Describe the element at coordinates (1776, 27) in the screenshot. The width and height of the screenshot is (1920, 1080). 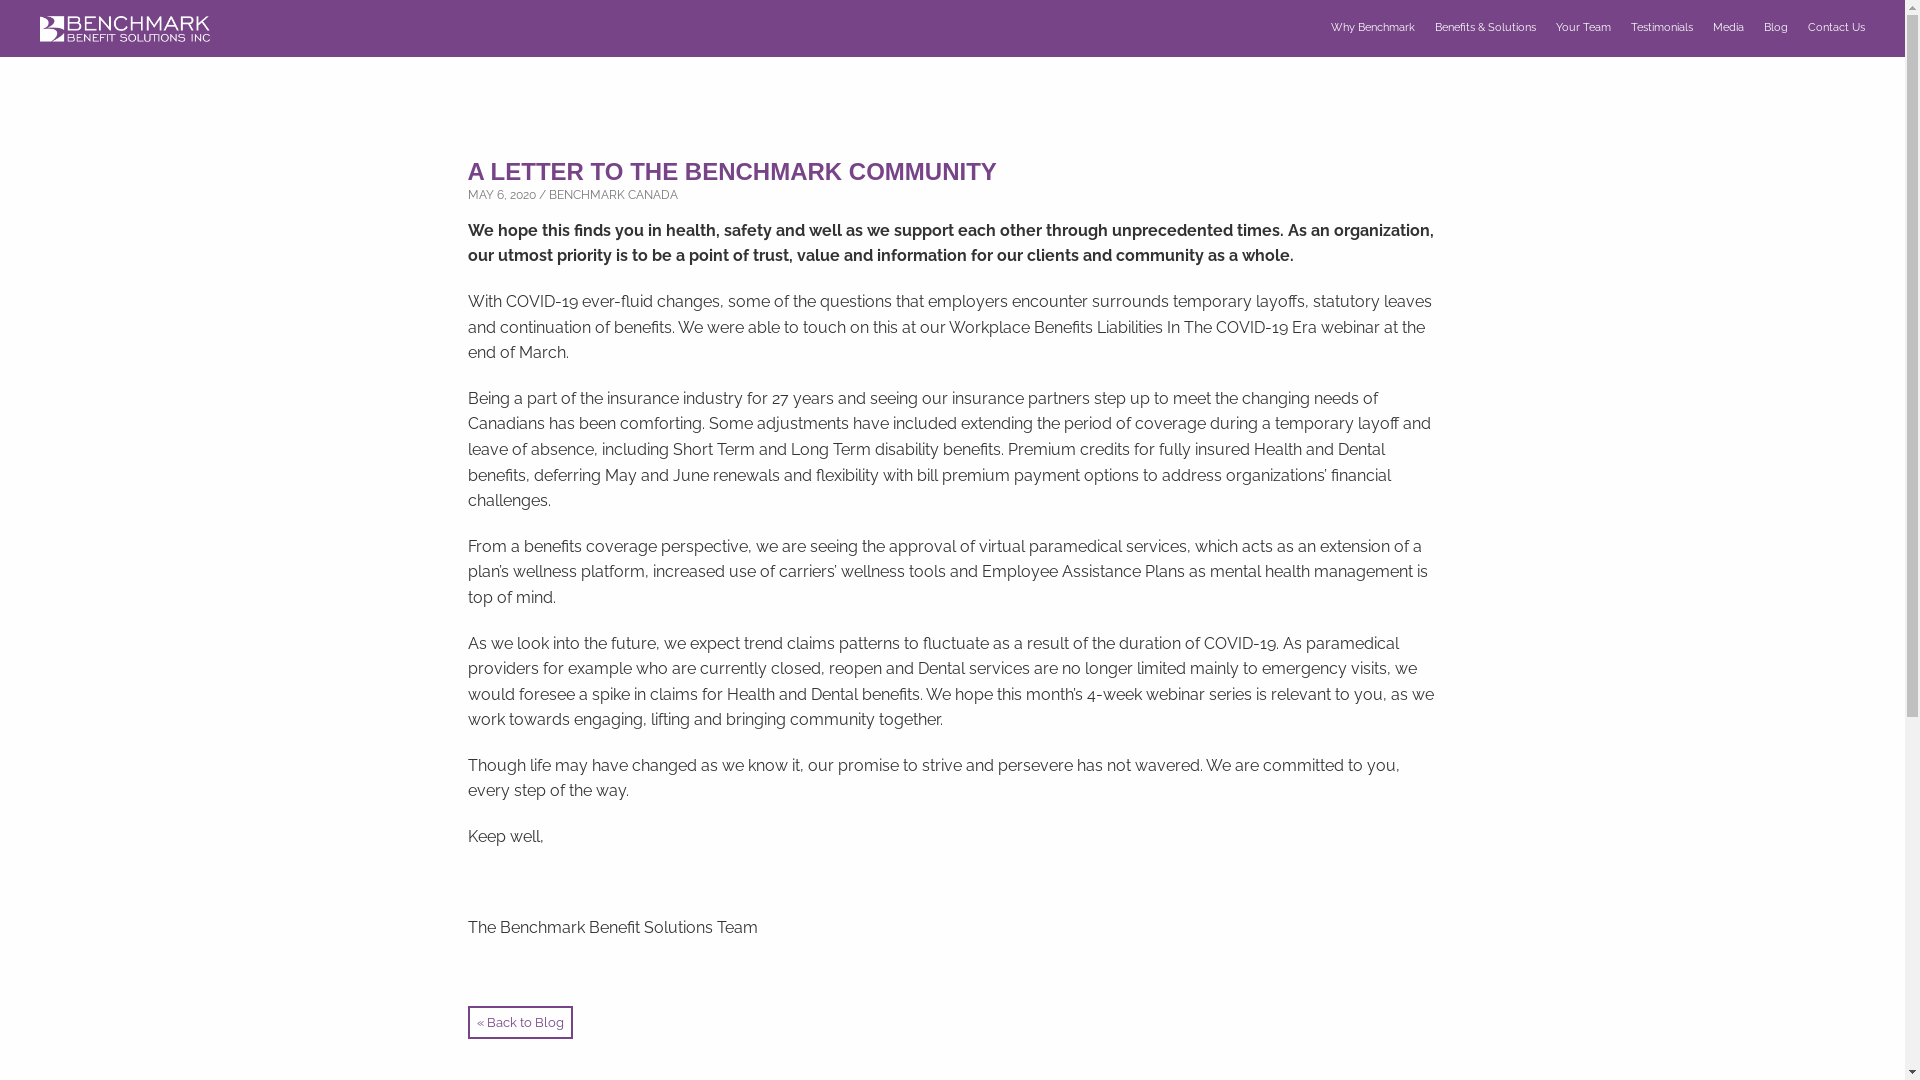
I see `'Blog'` at that location.